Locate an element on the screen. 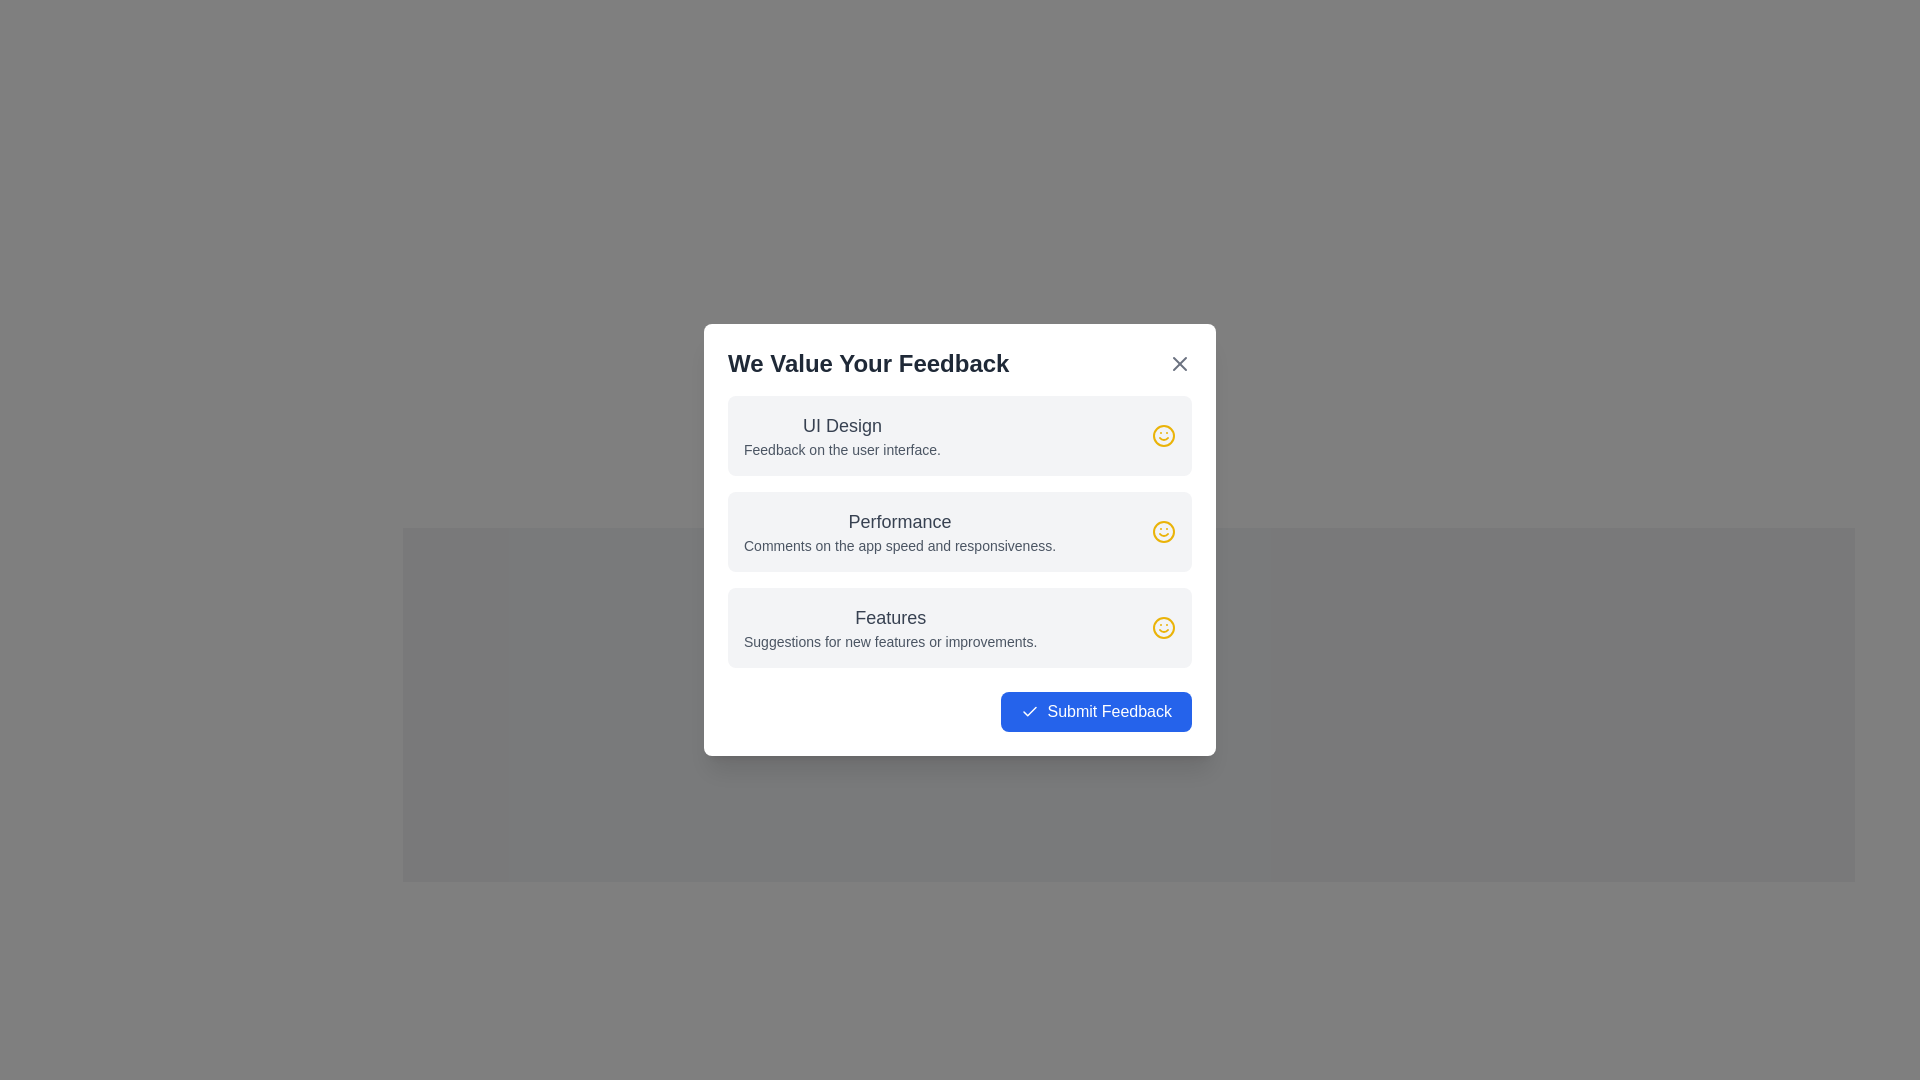 The width and height of the screenshot is (1920, 1080). the close button located in the top-right corner of the modal dialog titled 'We Value Your Feedback' is located at coordinates (1180, 363).